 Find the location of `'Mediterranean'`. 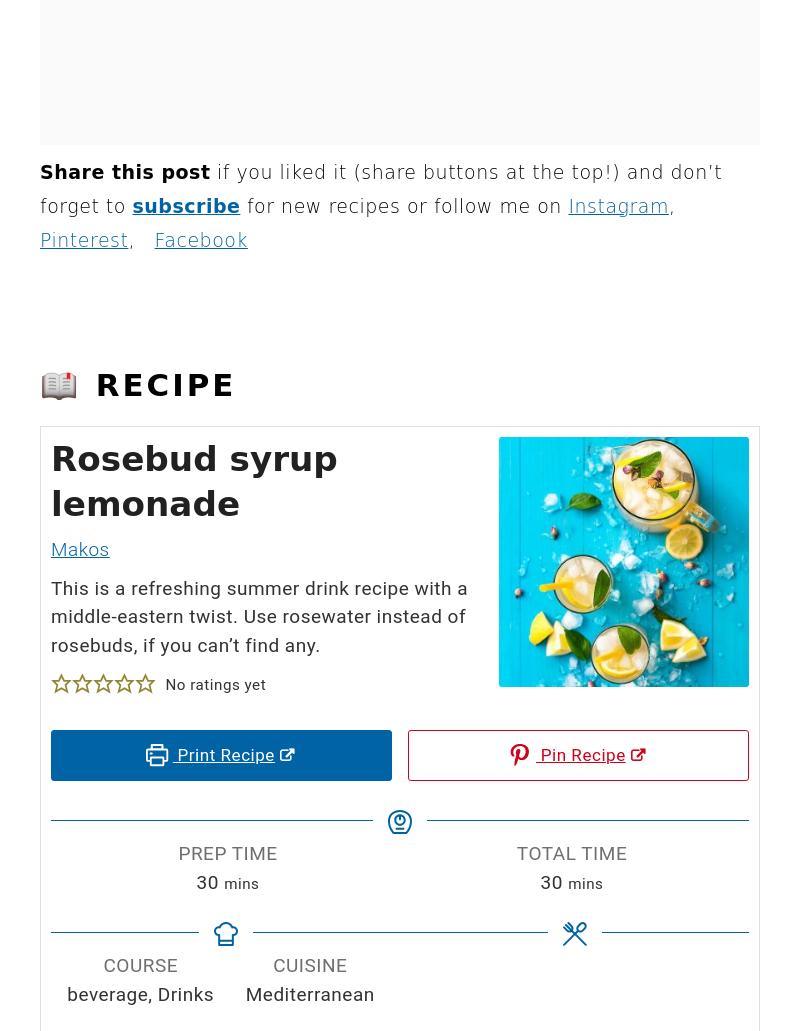

'Mediterranean' is located at coordinates (308, 992).